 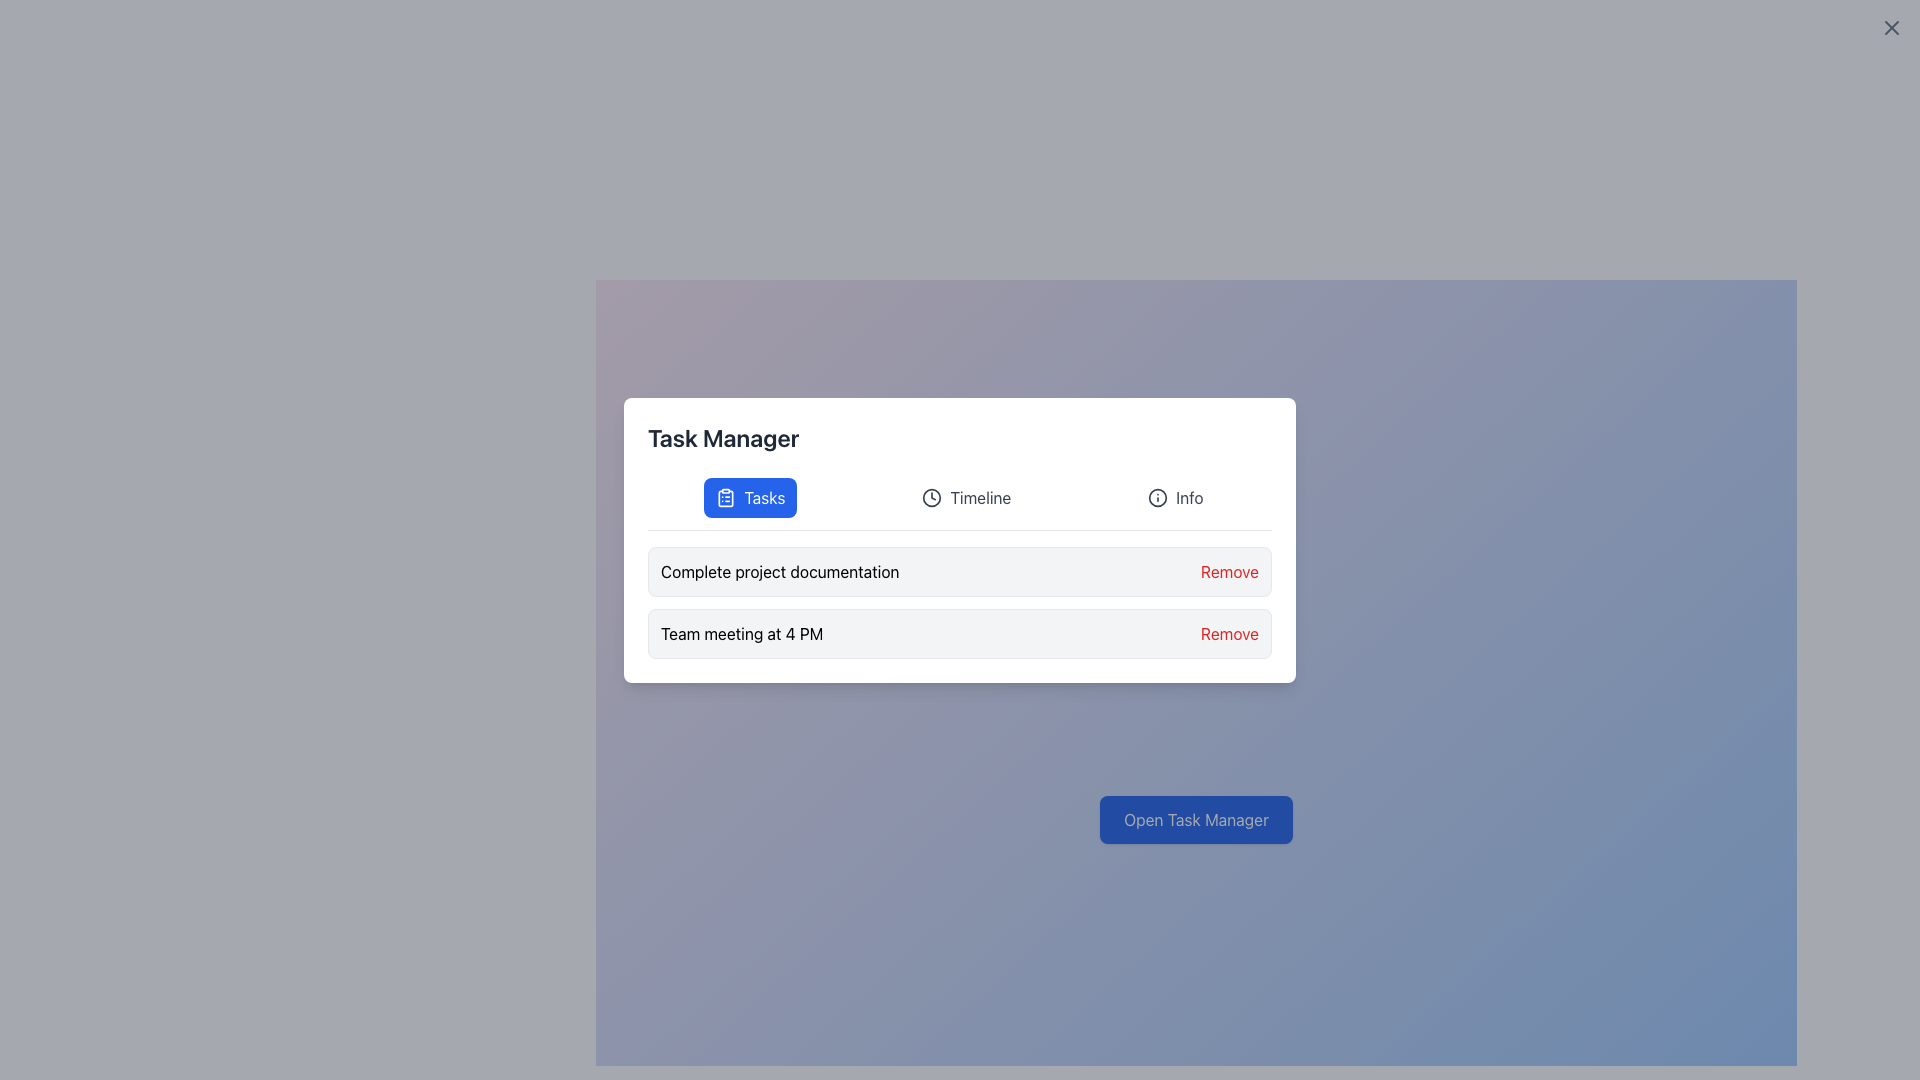 I want to click on the 'Remove' link in the first list item labeled 'Complete project documentation', so click(x=960, y=571).